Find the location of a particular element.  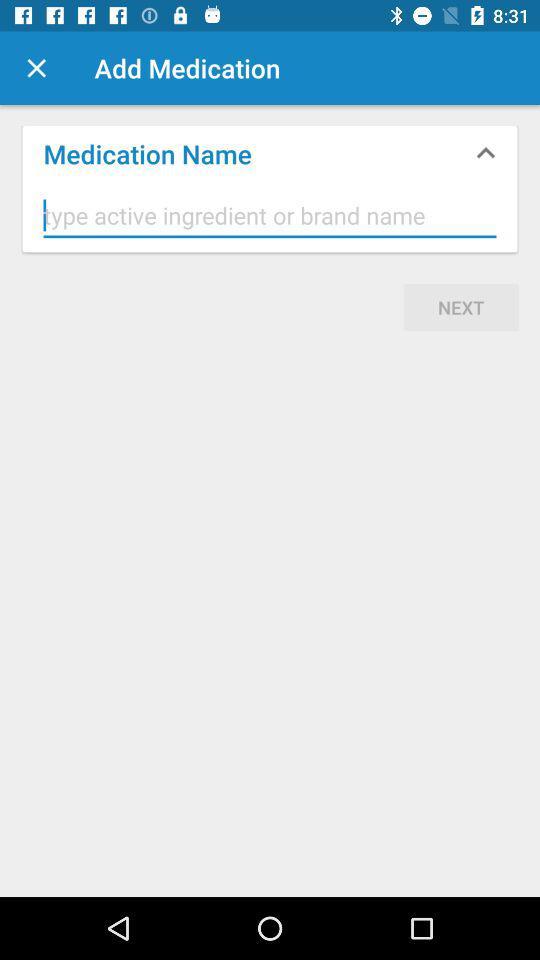

item next to the add medication icon is located at coordinates (36, 68).